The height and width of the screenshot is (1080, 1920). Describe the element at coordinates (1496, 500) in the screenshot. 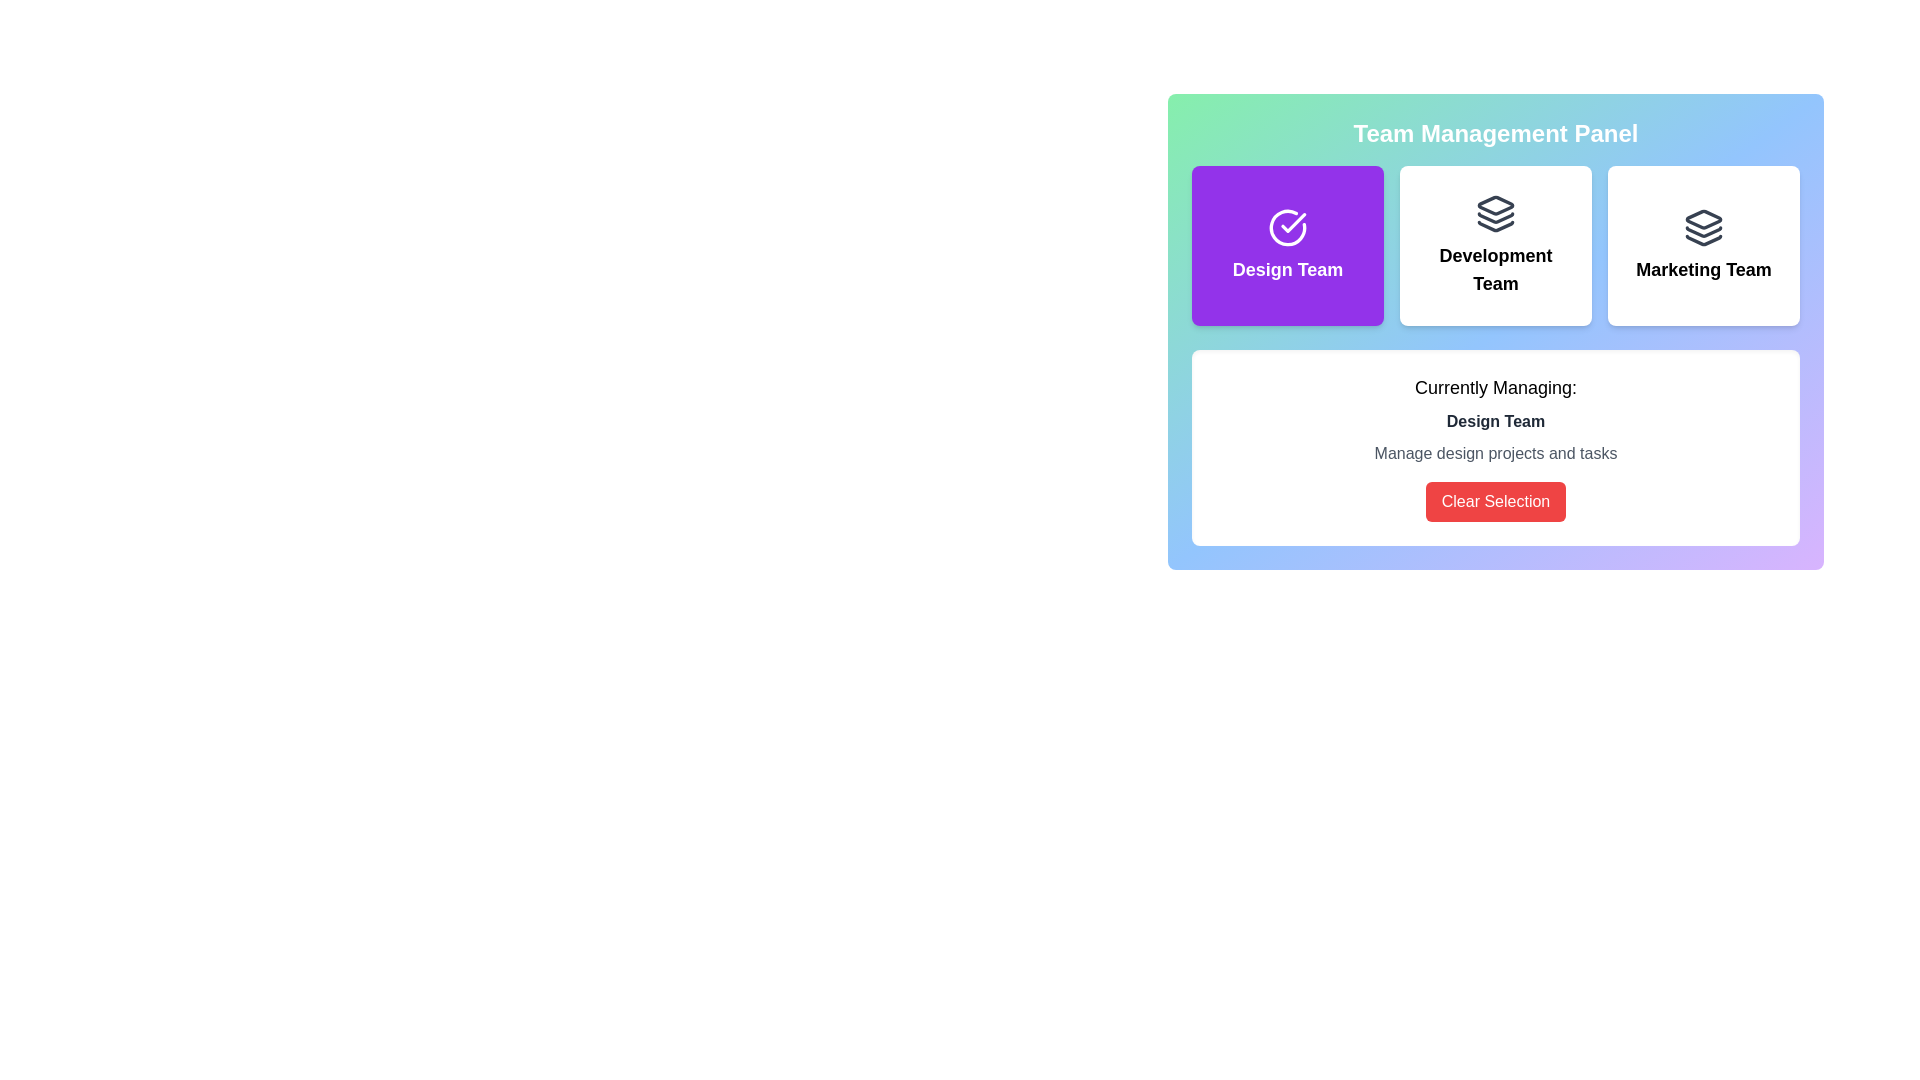

I see `the 'Clear Selection' button located below the 'Manage design projects and tasks' text` at that location.